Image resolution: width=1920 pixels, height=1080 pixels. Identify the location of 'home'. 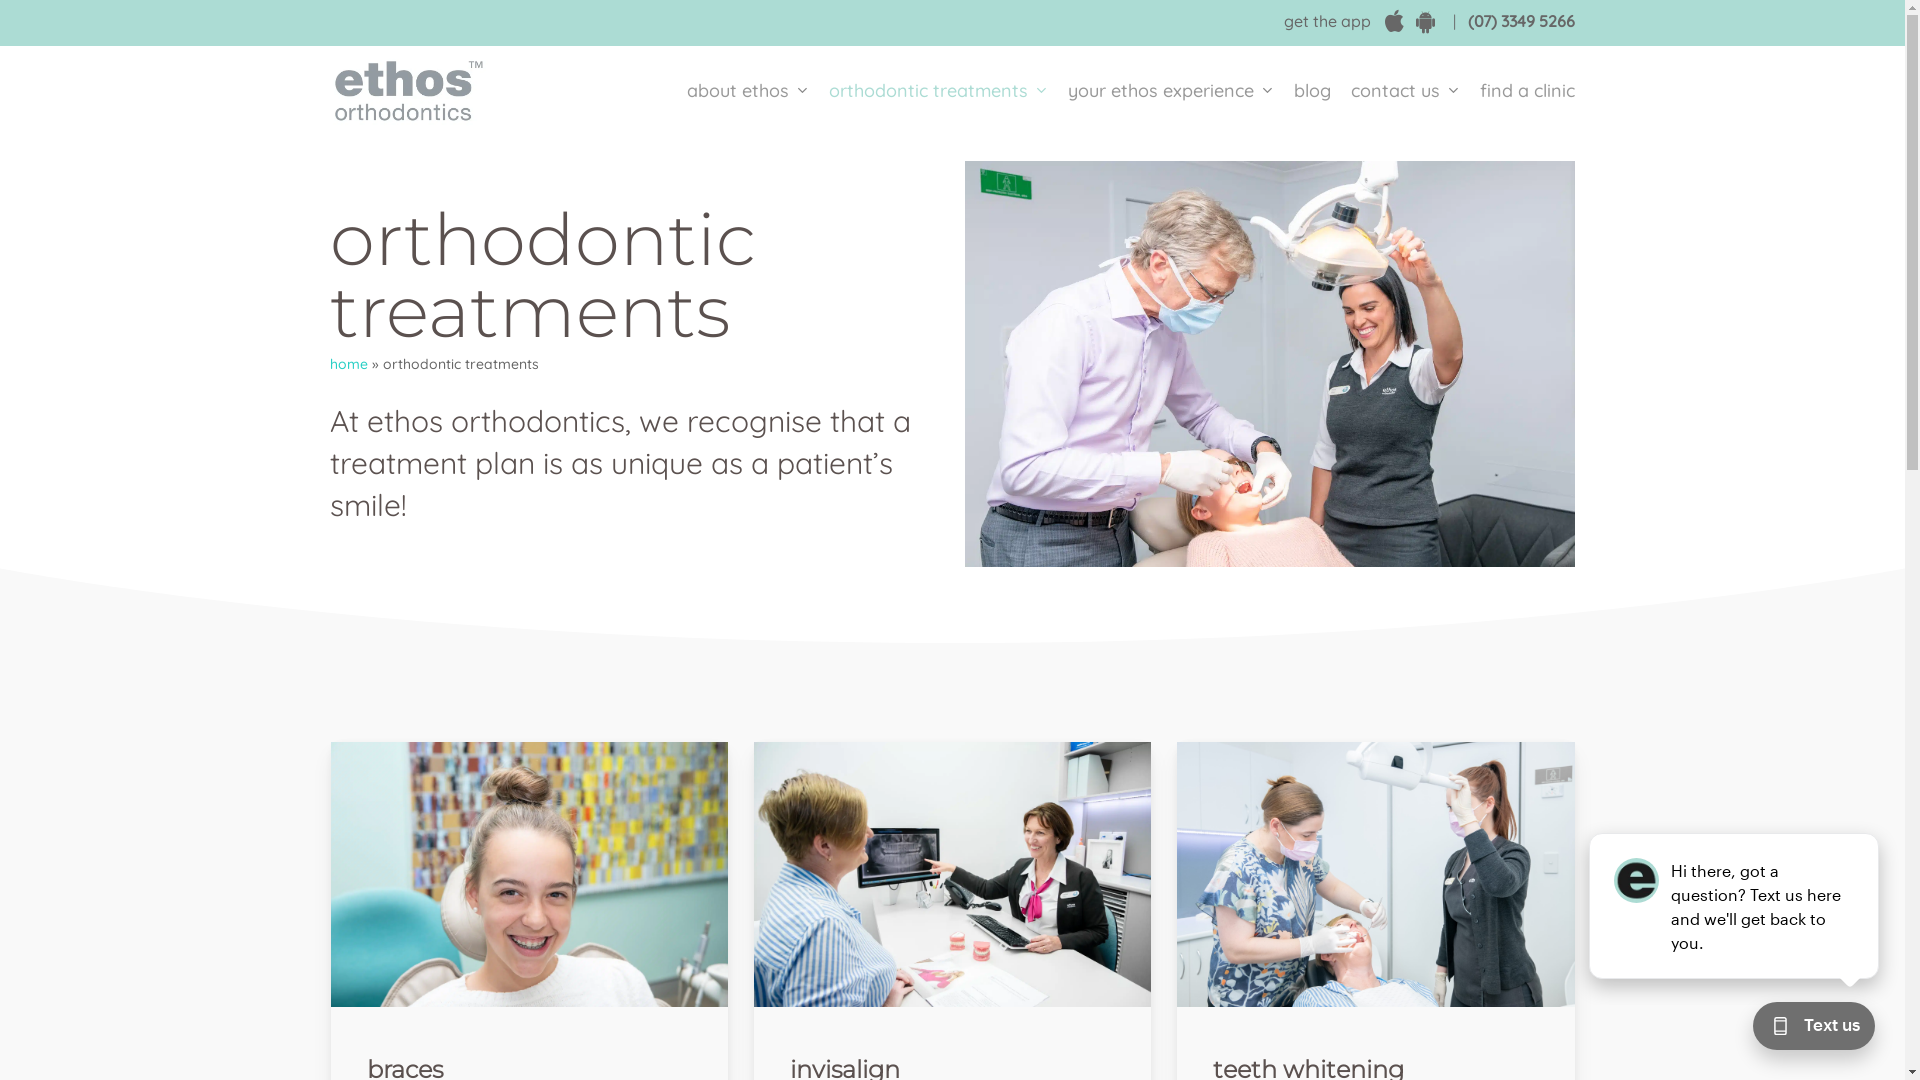
(349, 363).